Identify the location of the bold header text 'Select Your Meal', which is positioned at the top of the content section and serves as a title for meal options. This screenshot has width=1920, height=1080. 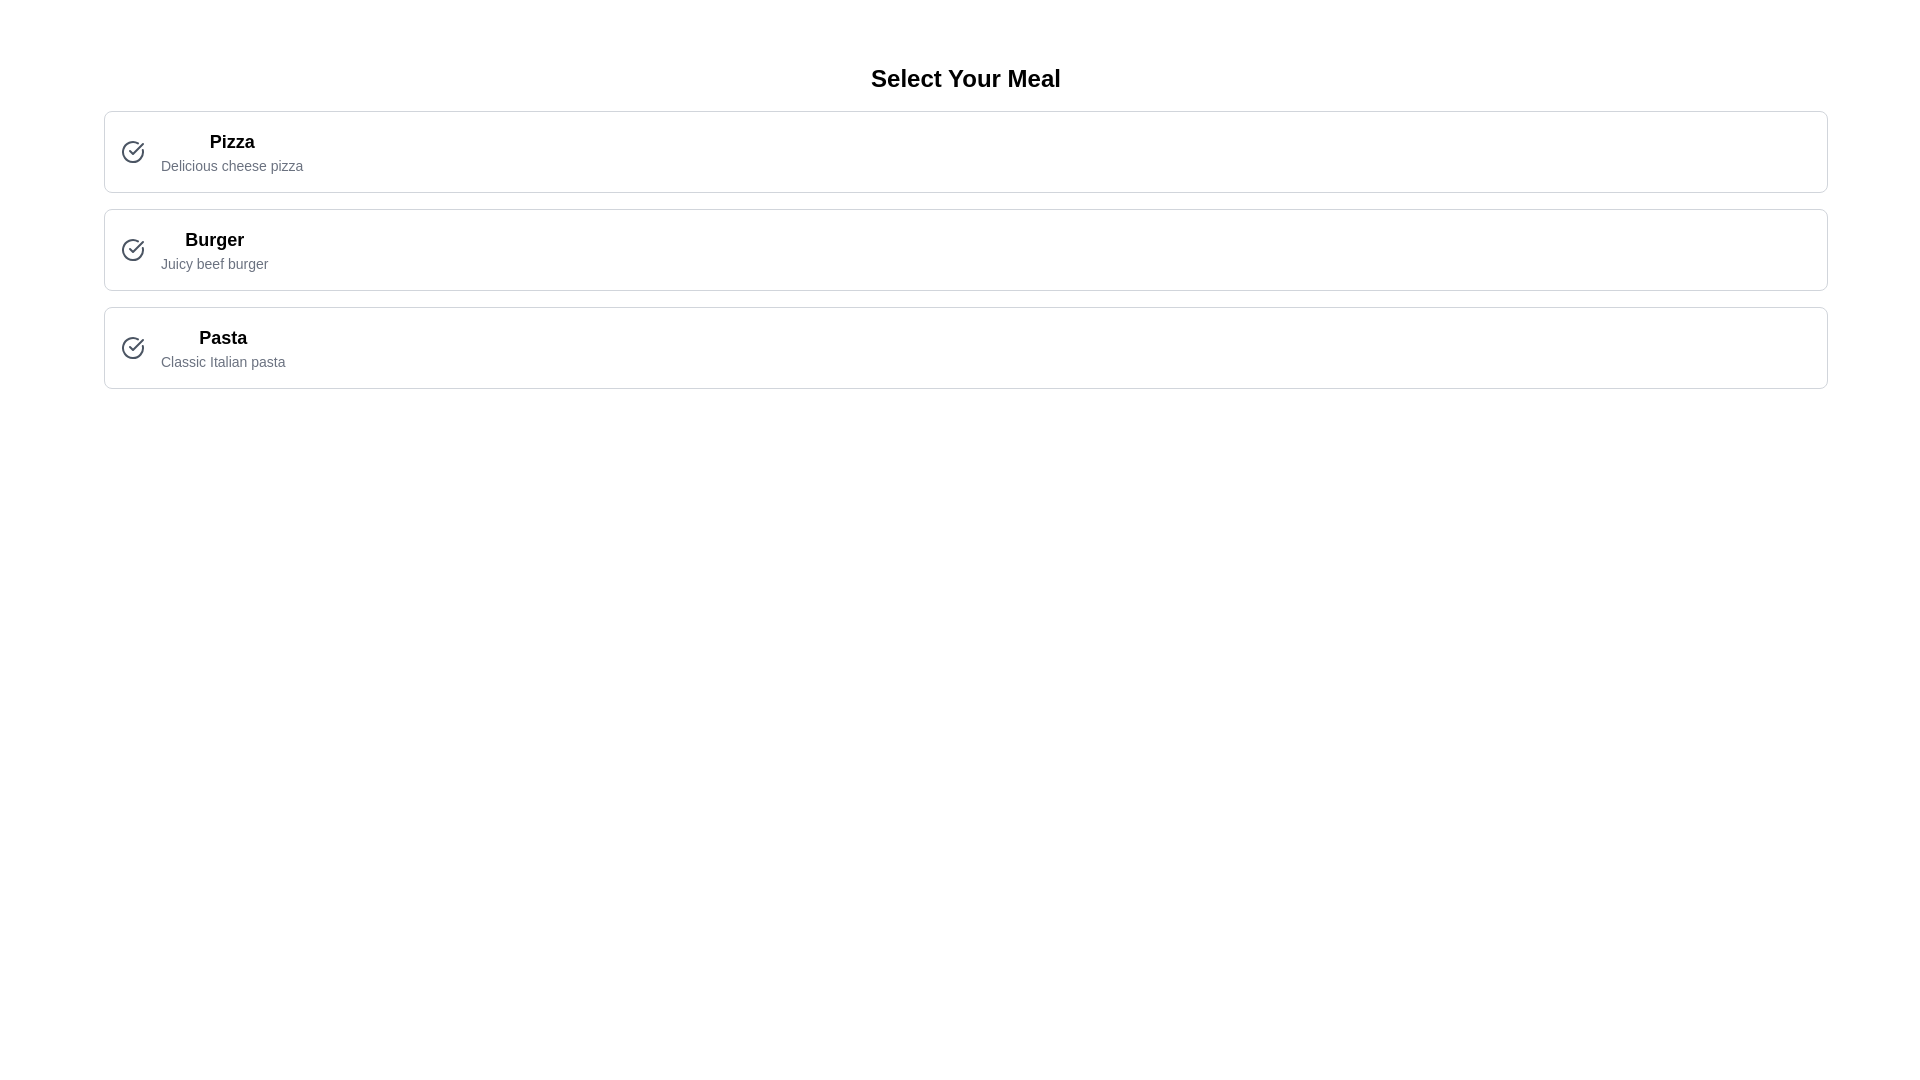
(965, 77).